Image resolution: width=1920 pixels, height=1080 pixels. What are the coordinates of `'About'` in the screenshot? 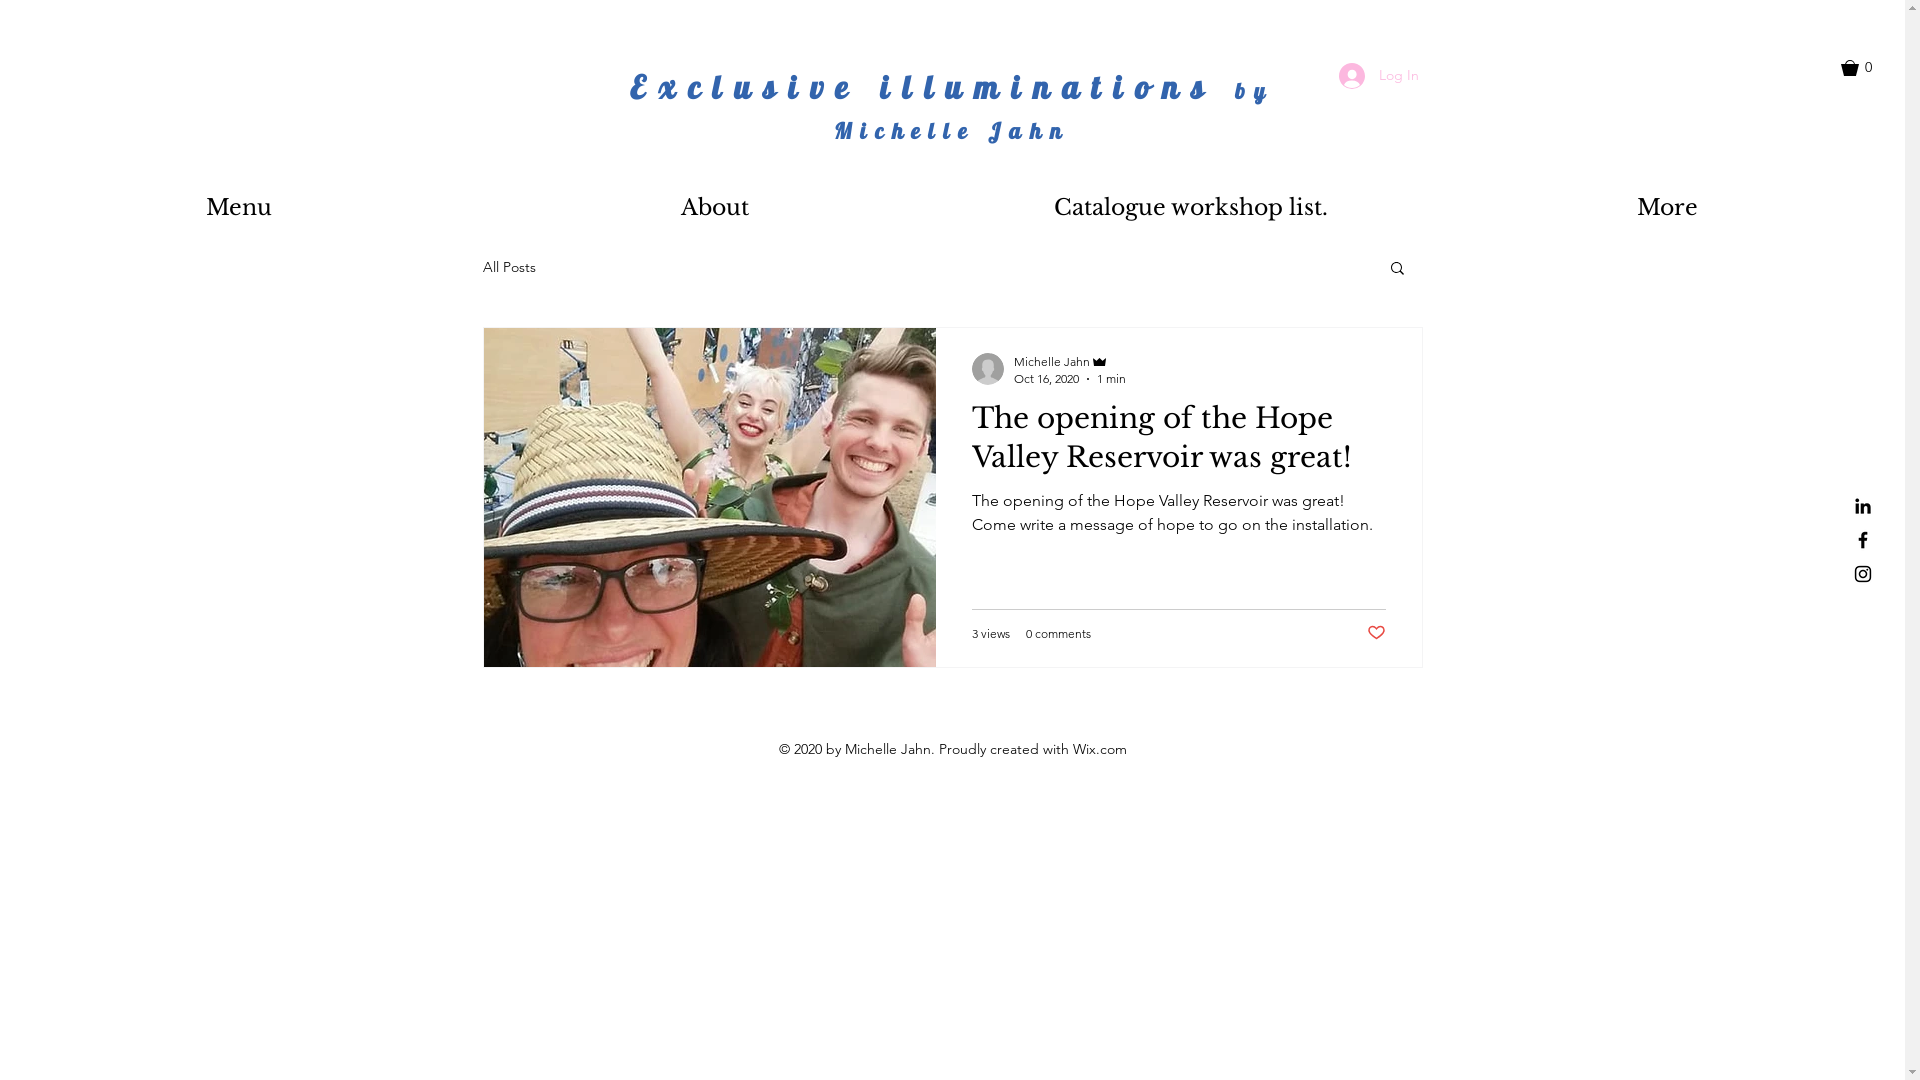 It's located at (715, 207).